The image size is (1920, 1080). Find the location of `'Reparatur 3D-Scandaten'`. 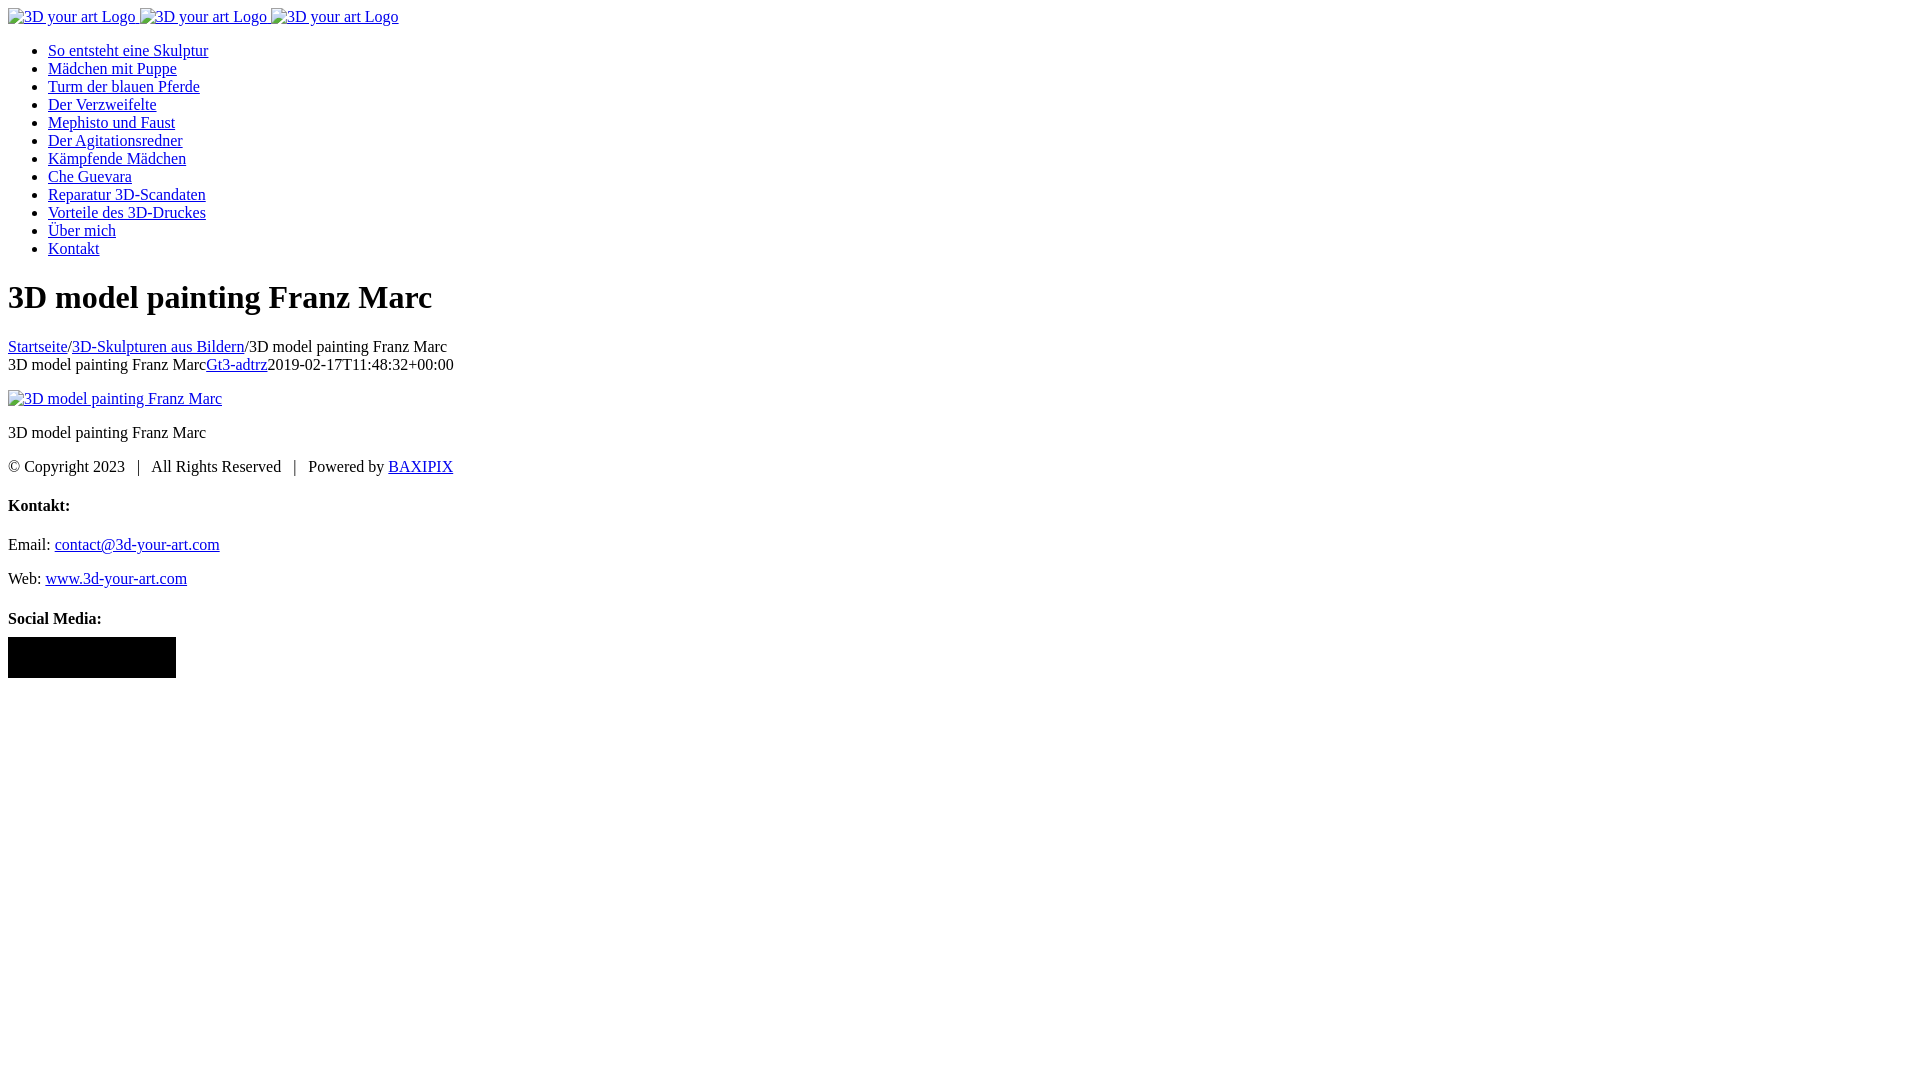

'Reparatur 3D-Scandaten' is located at coordinates (125, 194).